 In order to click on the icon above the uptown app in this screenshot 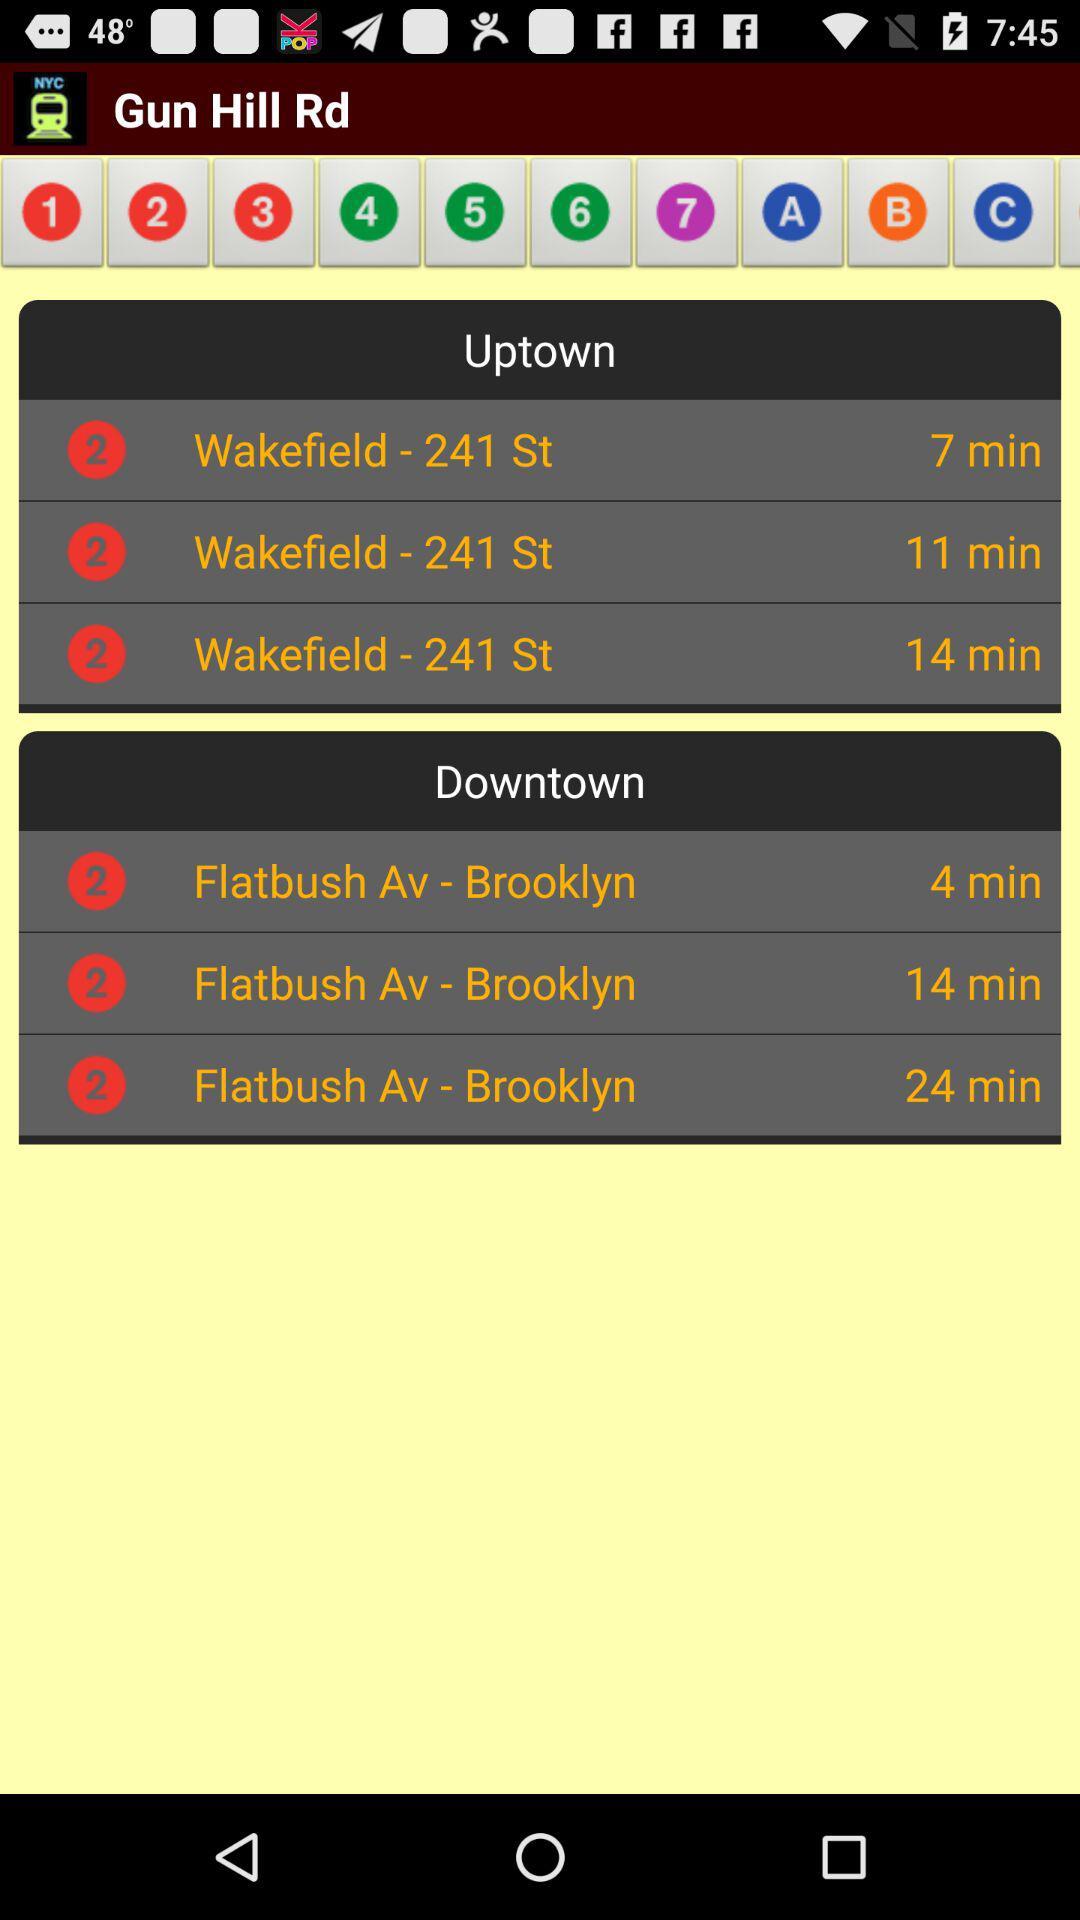, I will do `click(897, 218)`.